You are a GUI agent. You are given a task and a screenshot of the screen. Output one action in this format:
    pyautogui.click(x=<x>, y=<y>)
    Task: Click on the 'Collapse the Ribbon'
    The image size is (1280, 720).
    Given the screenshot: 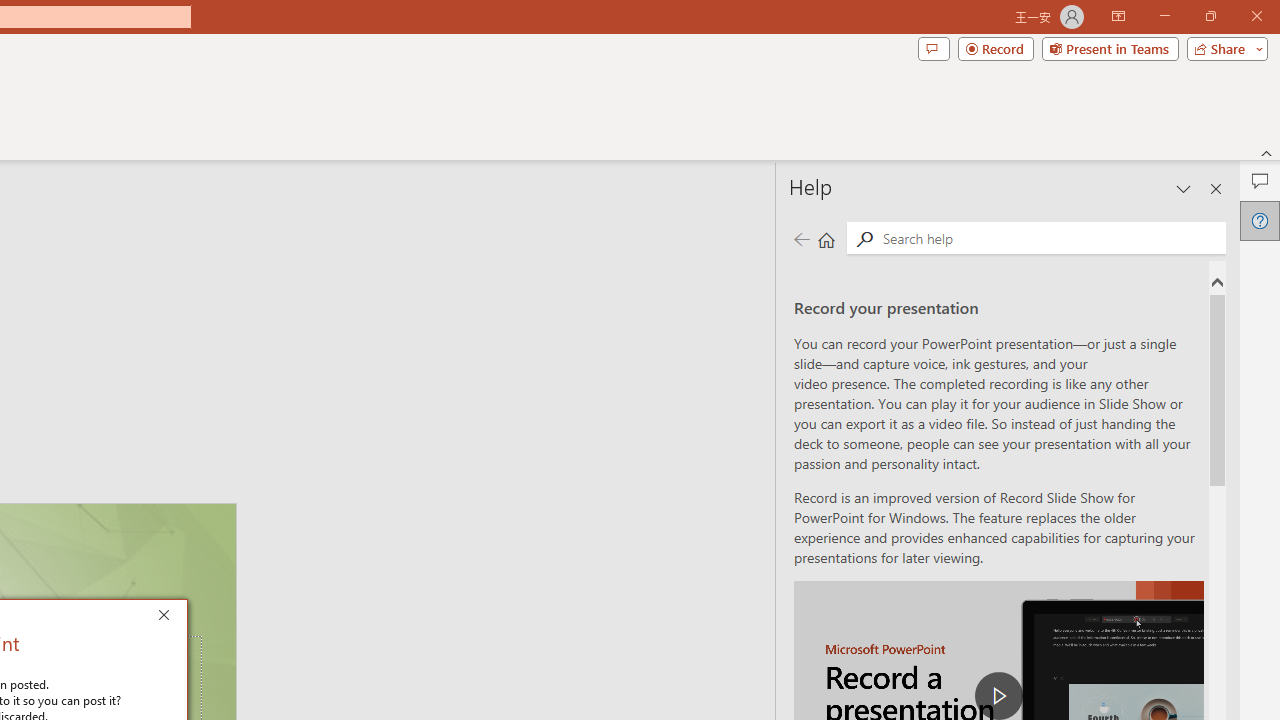 What is the action you would take?
    pyautogui.click(x=1266, y=152)
    